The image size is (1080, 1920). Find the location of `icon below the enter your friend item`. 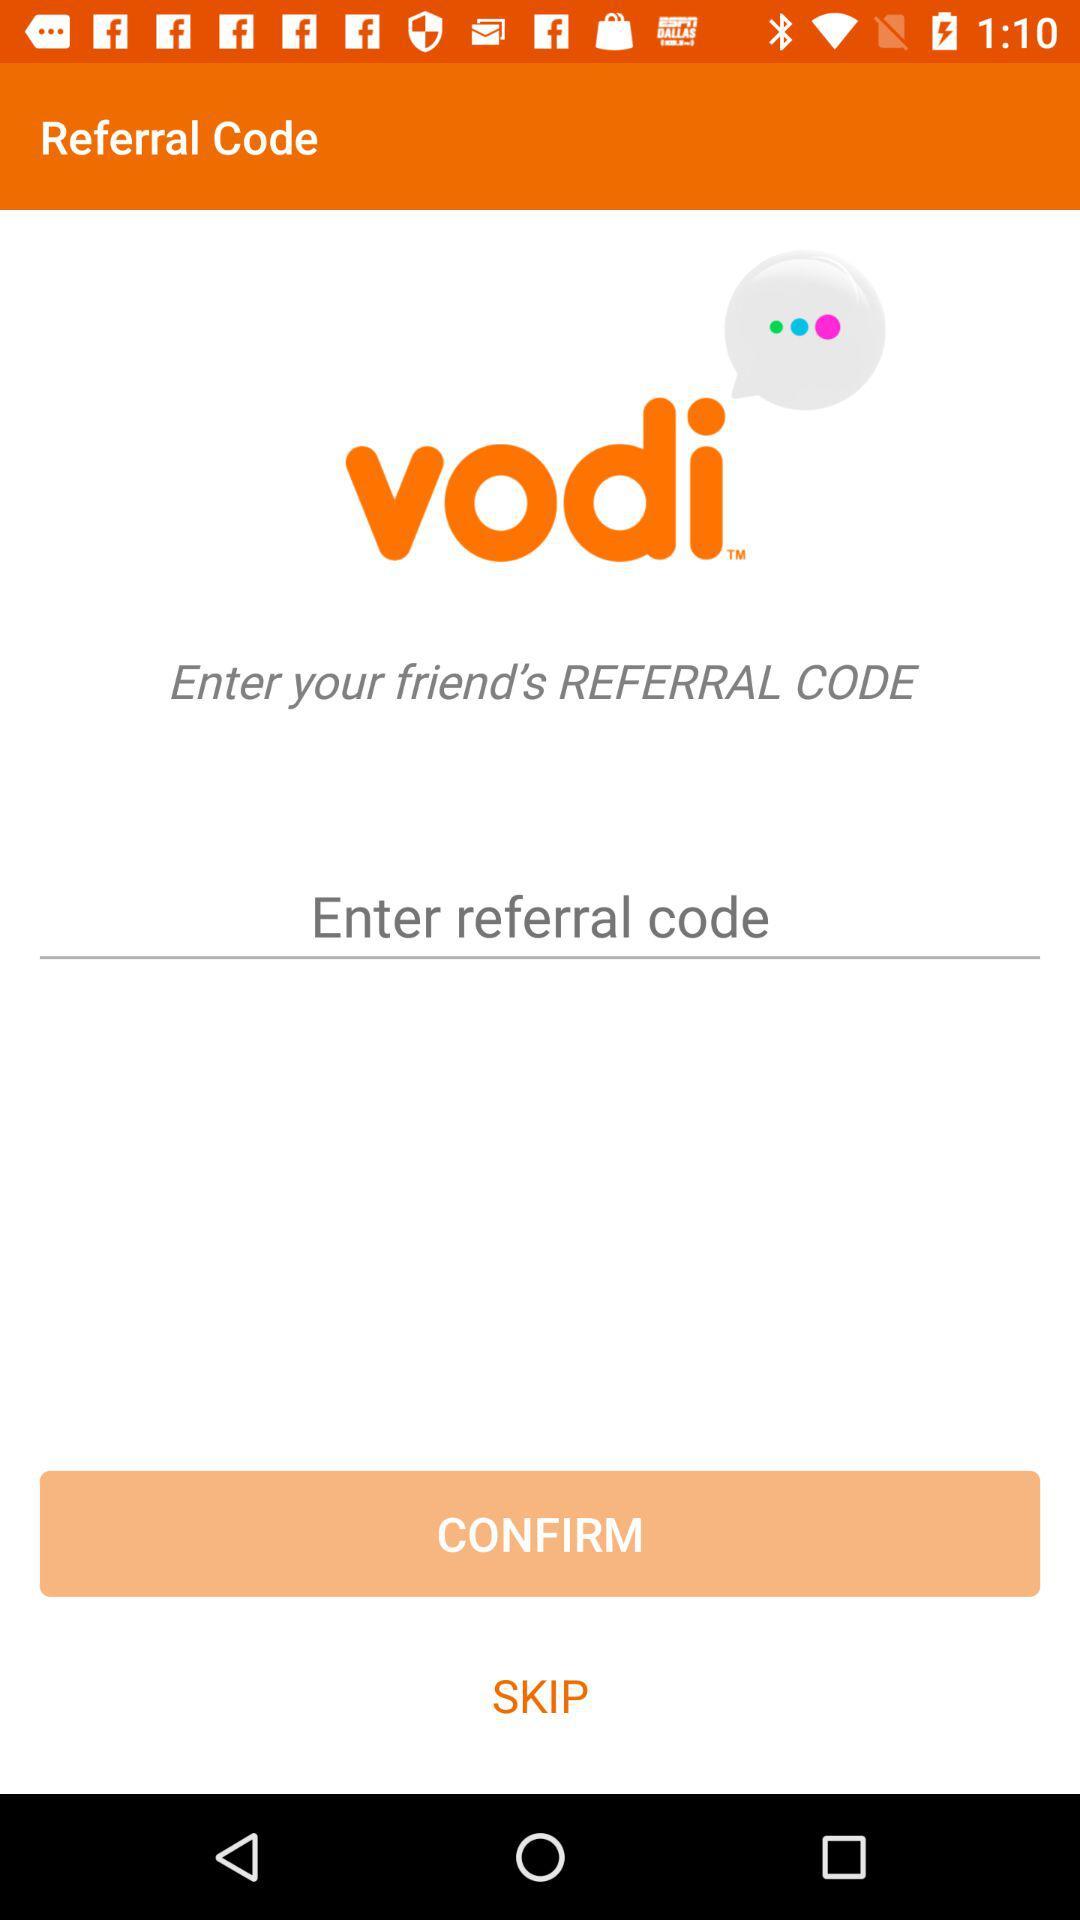

icon below the enter your friend item is located at coordinates (540, 881).